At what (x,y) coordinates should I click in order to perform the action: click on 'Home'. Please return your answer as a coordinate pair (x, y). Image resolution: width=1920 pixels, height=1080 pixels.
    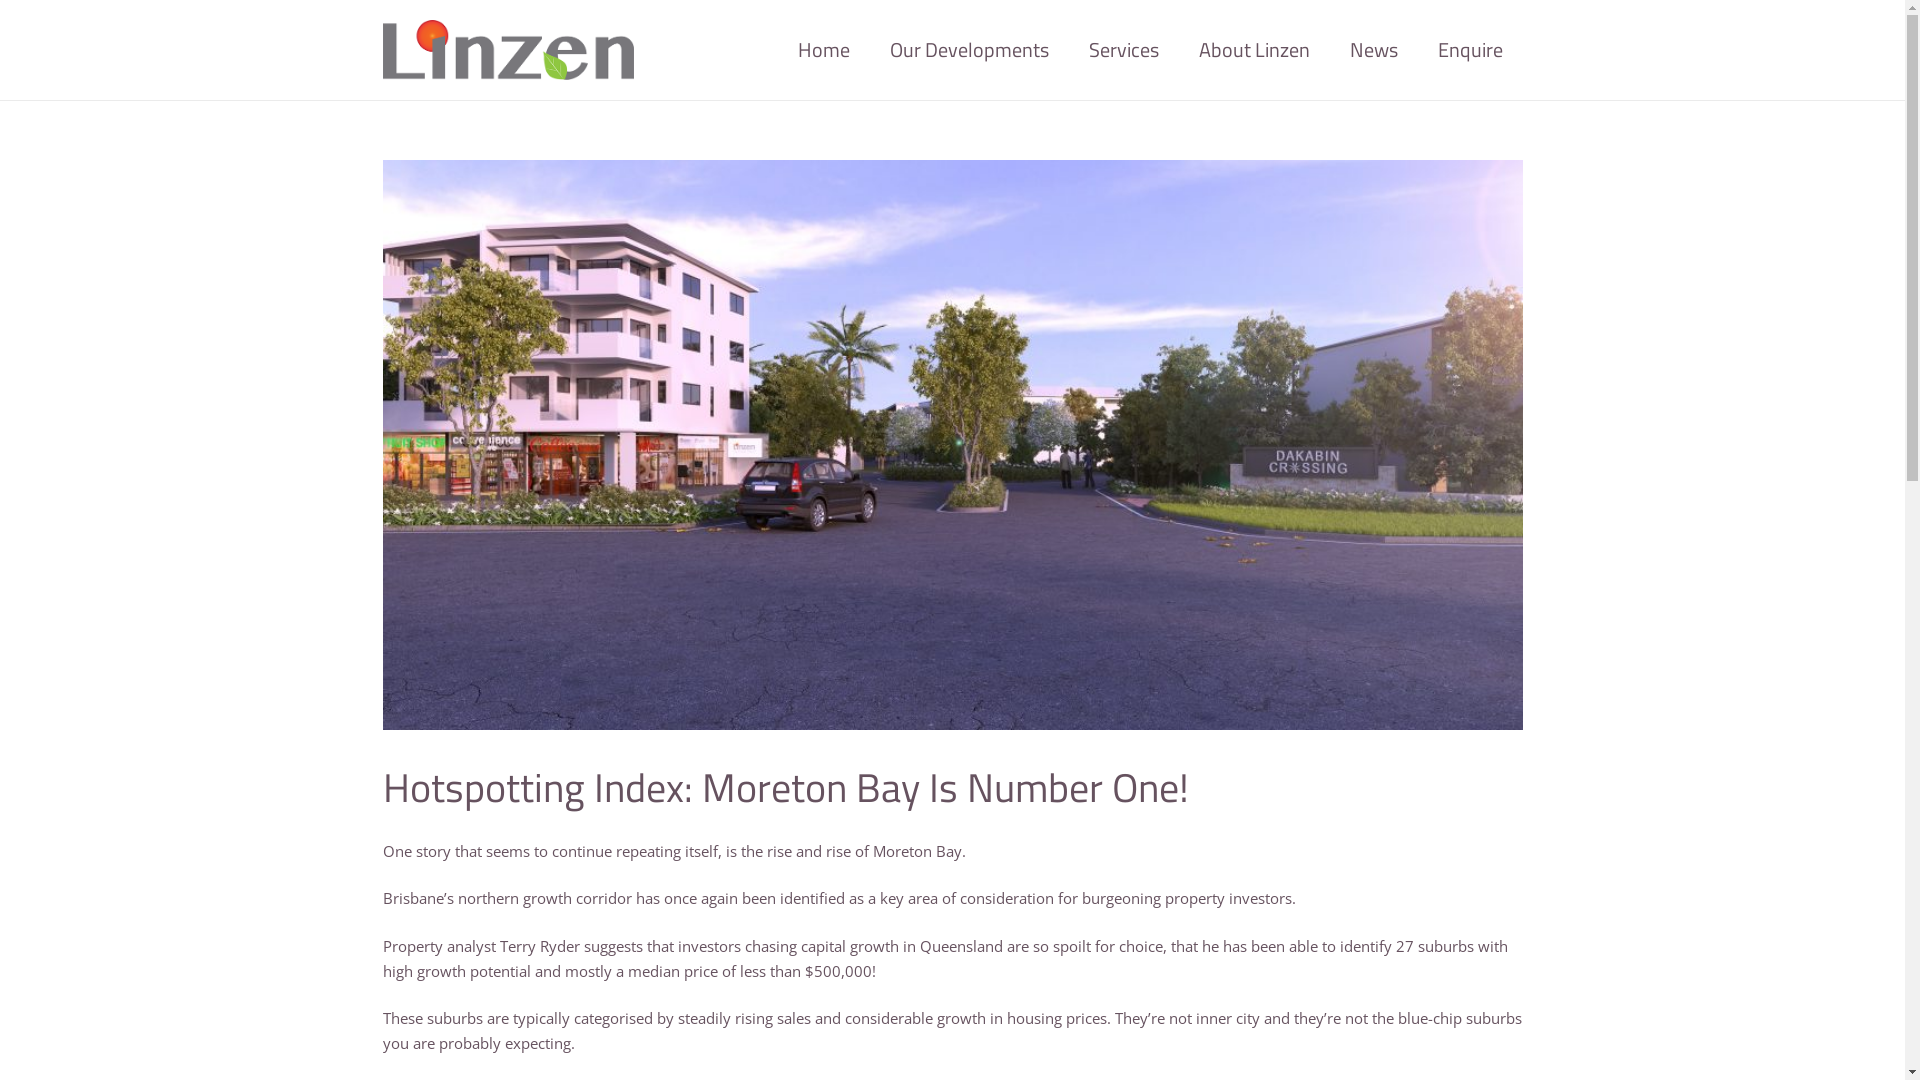
    Looking at the image, I should click on (776, 49).